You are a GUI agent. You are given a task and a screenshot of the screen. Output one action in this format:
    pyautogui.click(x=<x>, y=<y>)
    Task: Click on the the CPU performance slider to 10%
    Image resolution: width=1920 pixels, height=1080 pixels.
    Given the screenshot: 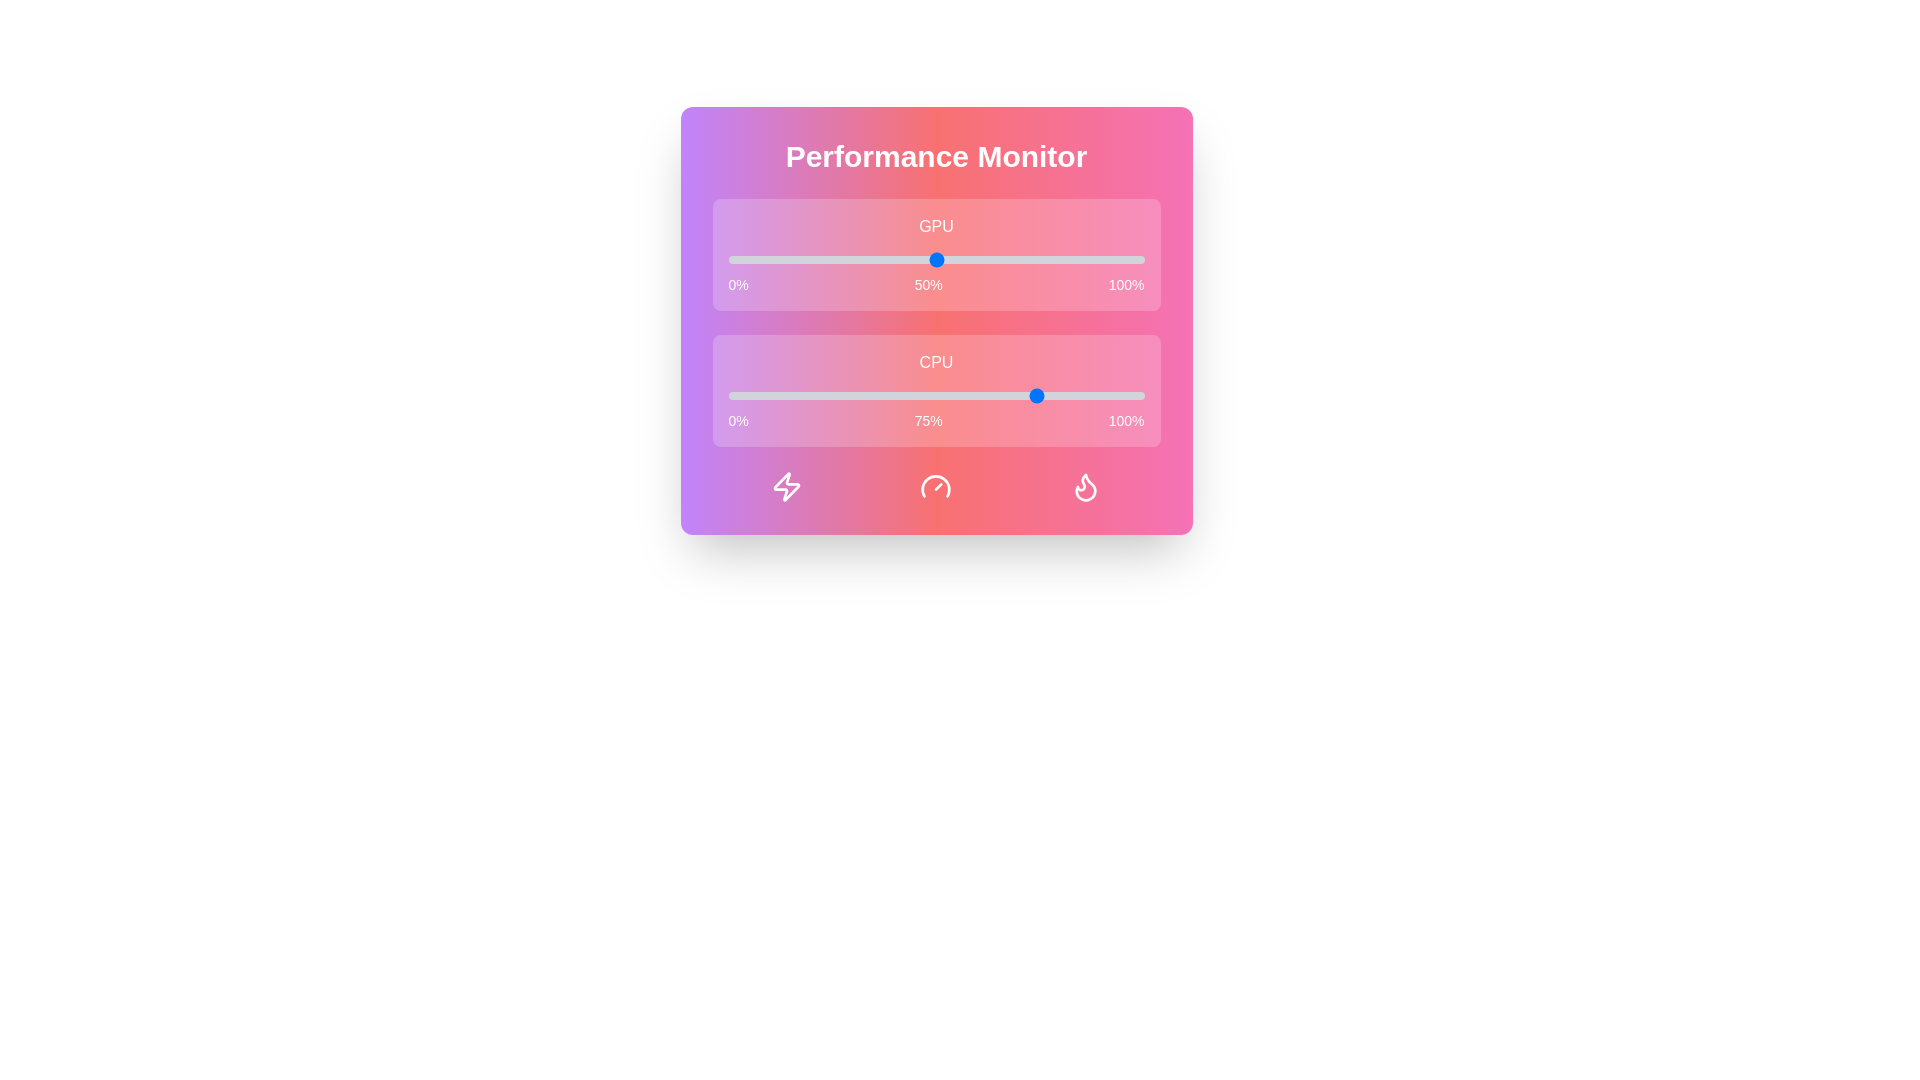 What is the action you would take?
    pyautogui.click(x=769, y=396)
    